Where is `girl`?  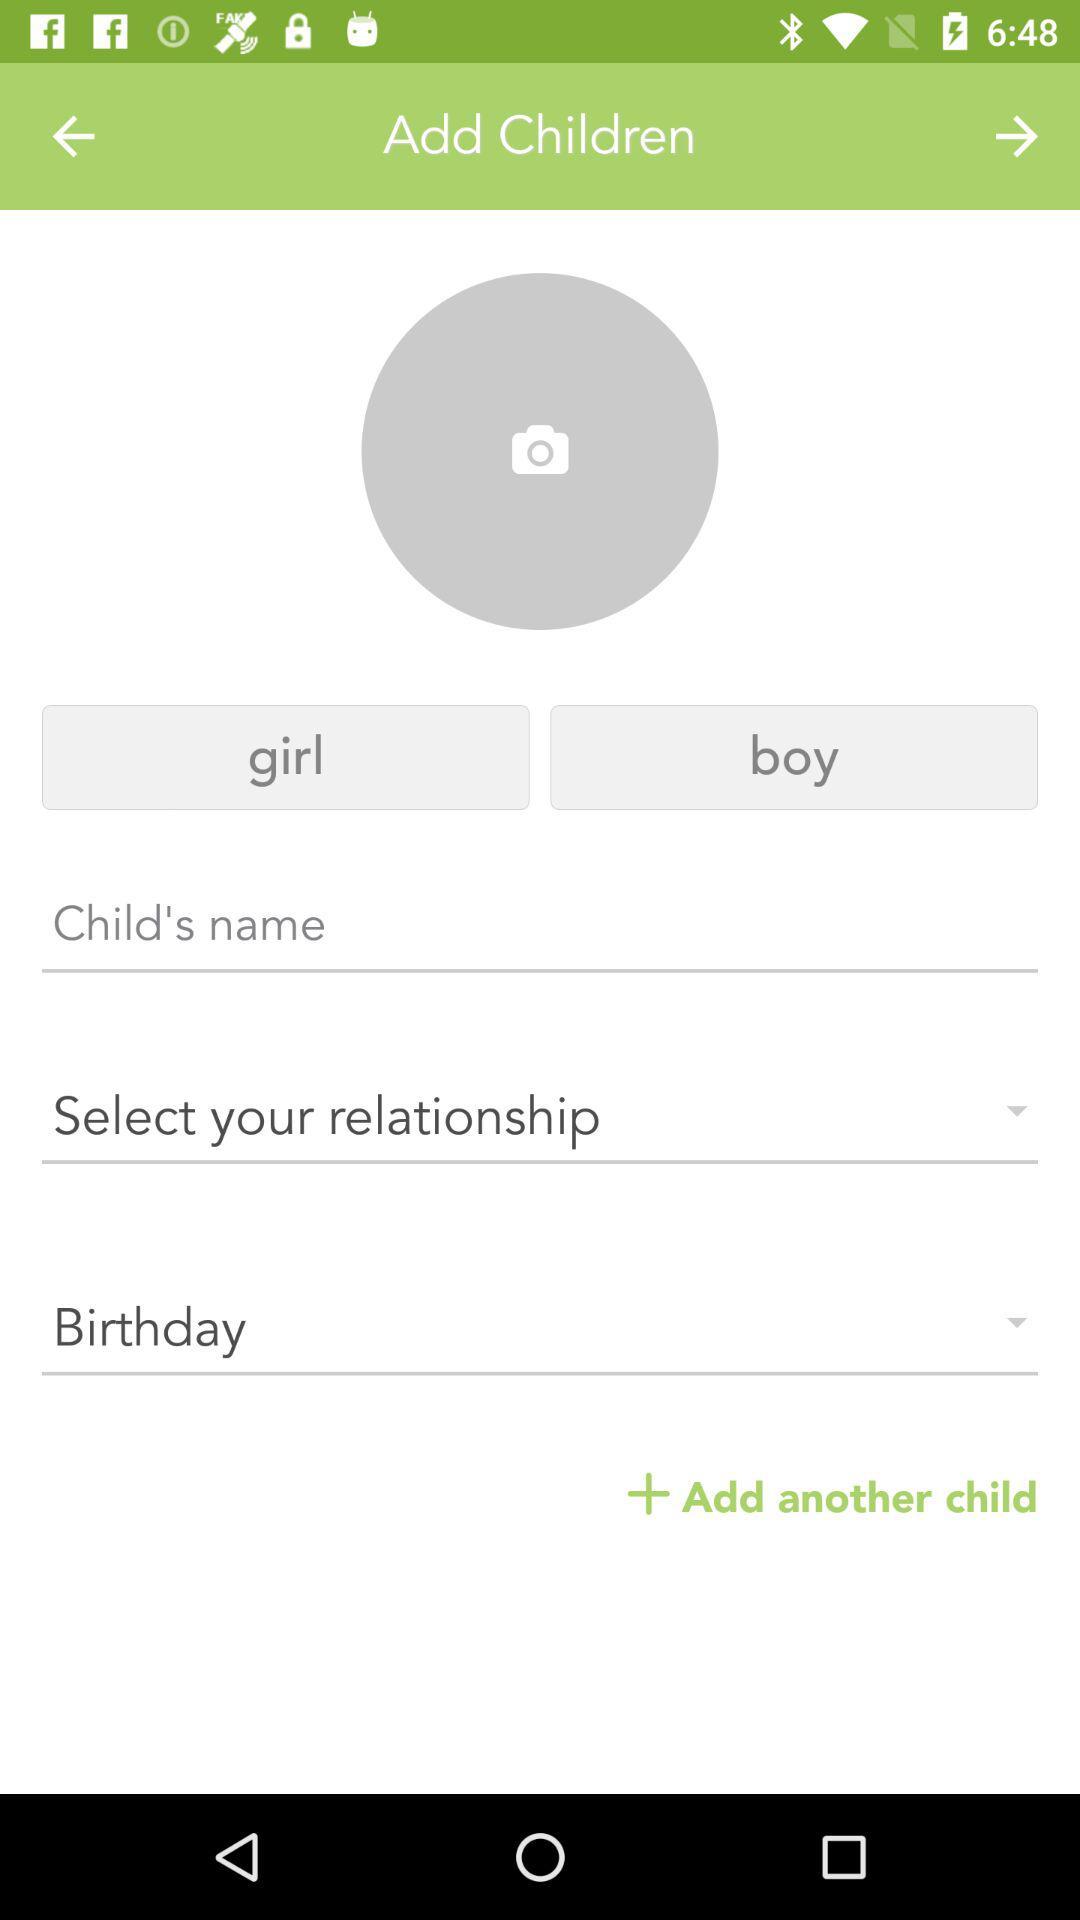
girl is located at coordinates (285, 756).